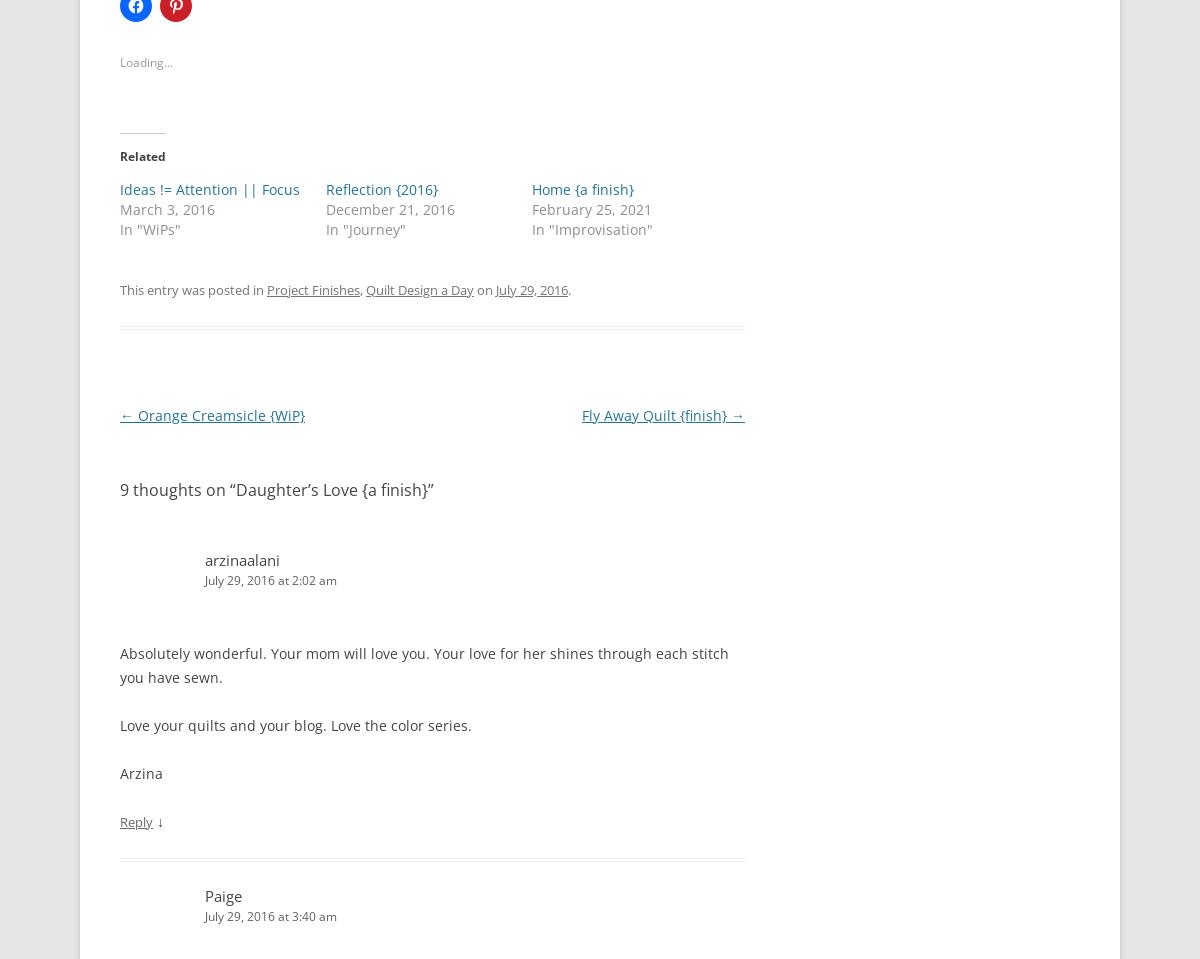 This screenshot has width=1200, height=959. Describe the element at coordinates (203, 895) in the screenshot. I see `'Paige'` at that location.